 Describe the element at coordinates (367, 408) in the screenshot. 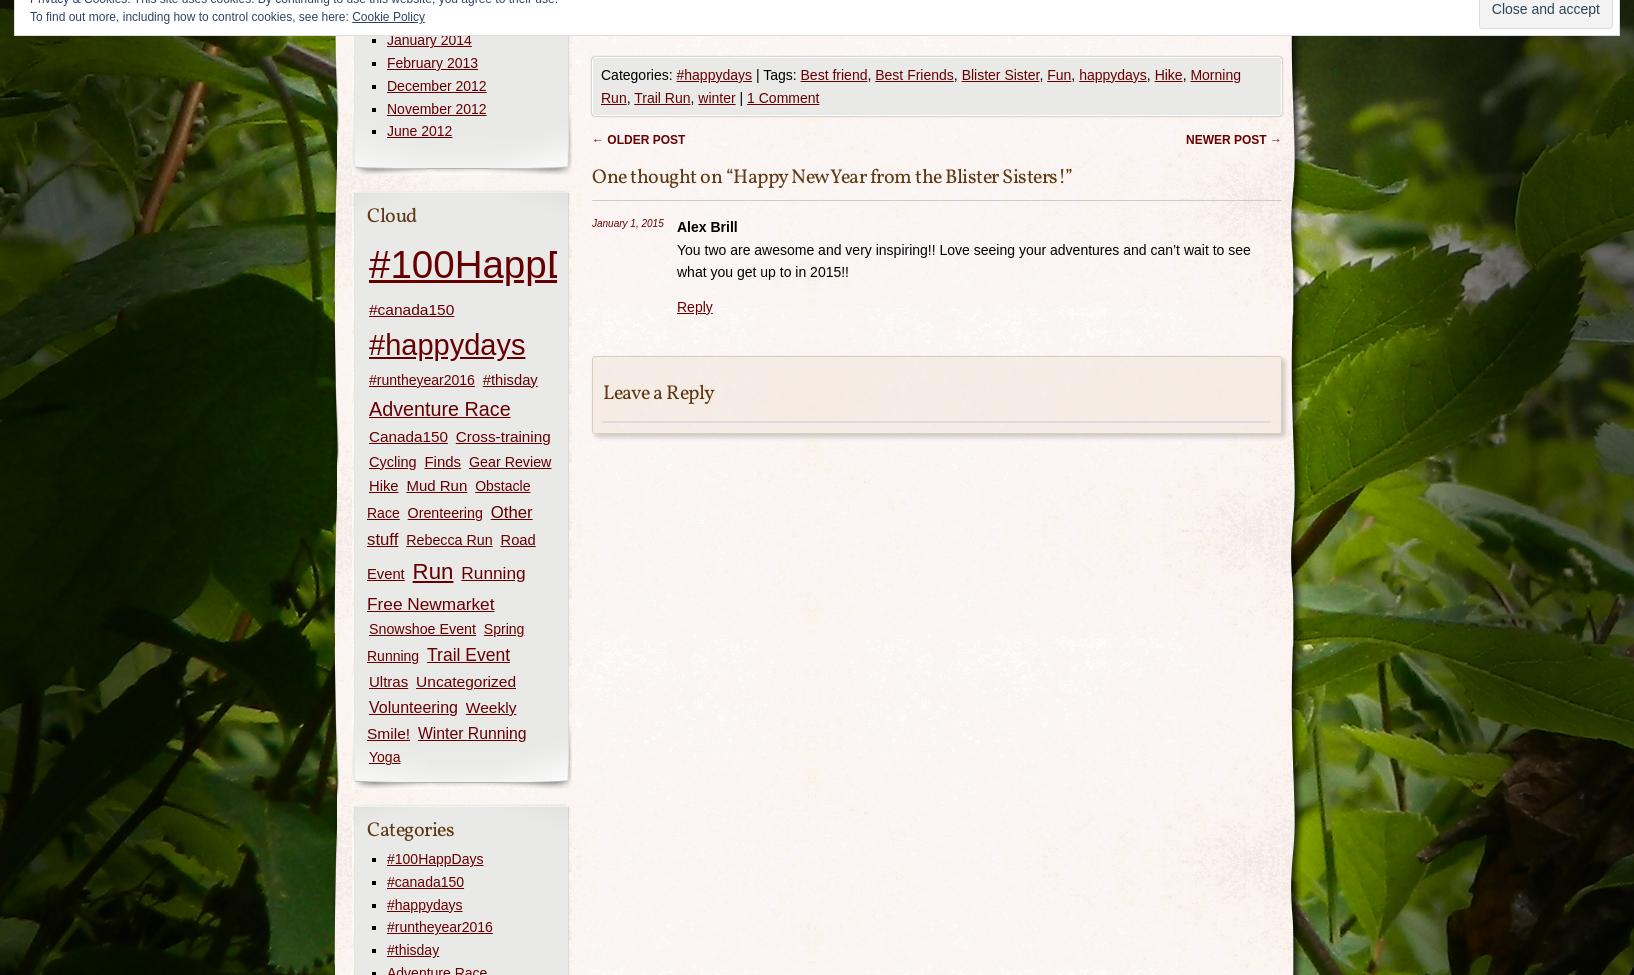

I see `'Adventure Race'` at that location.